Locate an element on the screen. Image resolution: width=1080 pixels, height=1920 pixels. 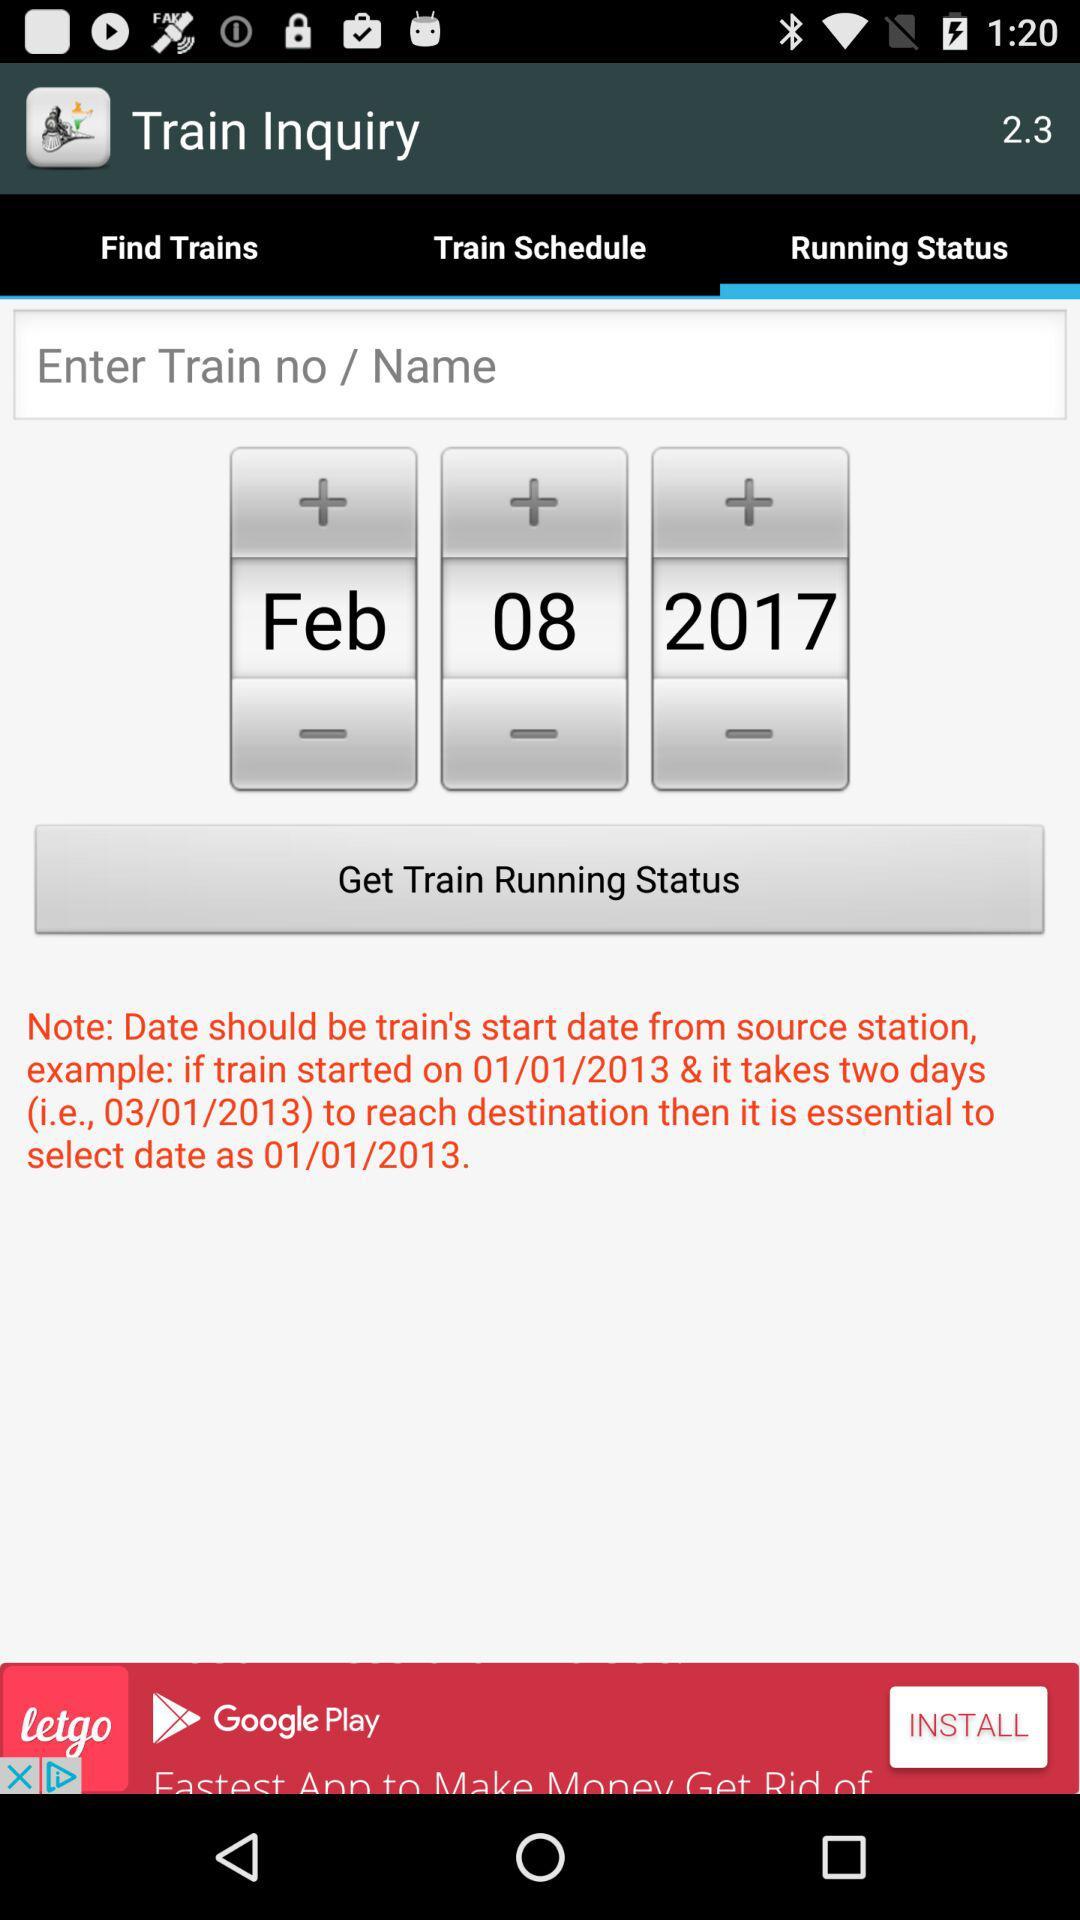
advertisement to install letgo app is located at coordinates (540, 1727).